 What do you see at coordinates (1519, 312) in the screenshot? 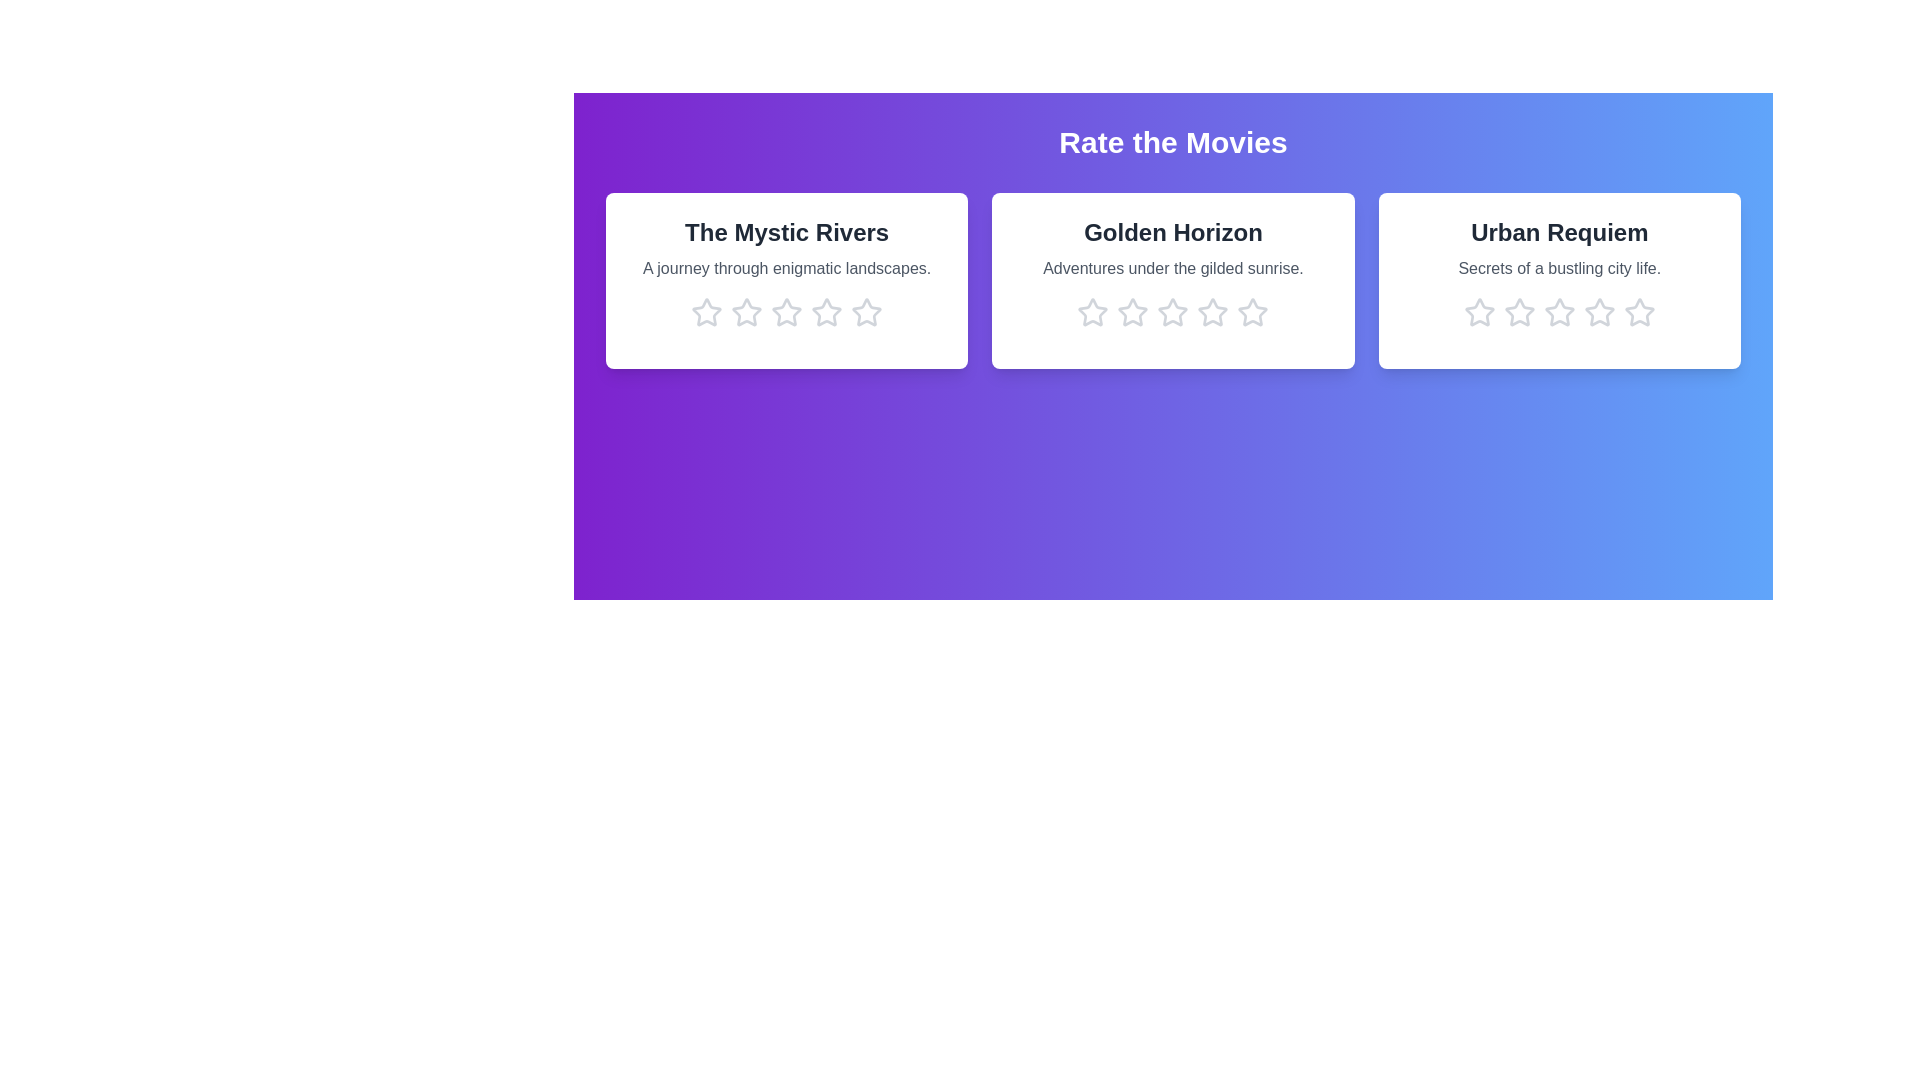
I see `the star corresponding to 2 stars in the movie card titled 'Urban Requiem'` at bounding box center [1519, 312].